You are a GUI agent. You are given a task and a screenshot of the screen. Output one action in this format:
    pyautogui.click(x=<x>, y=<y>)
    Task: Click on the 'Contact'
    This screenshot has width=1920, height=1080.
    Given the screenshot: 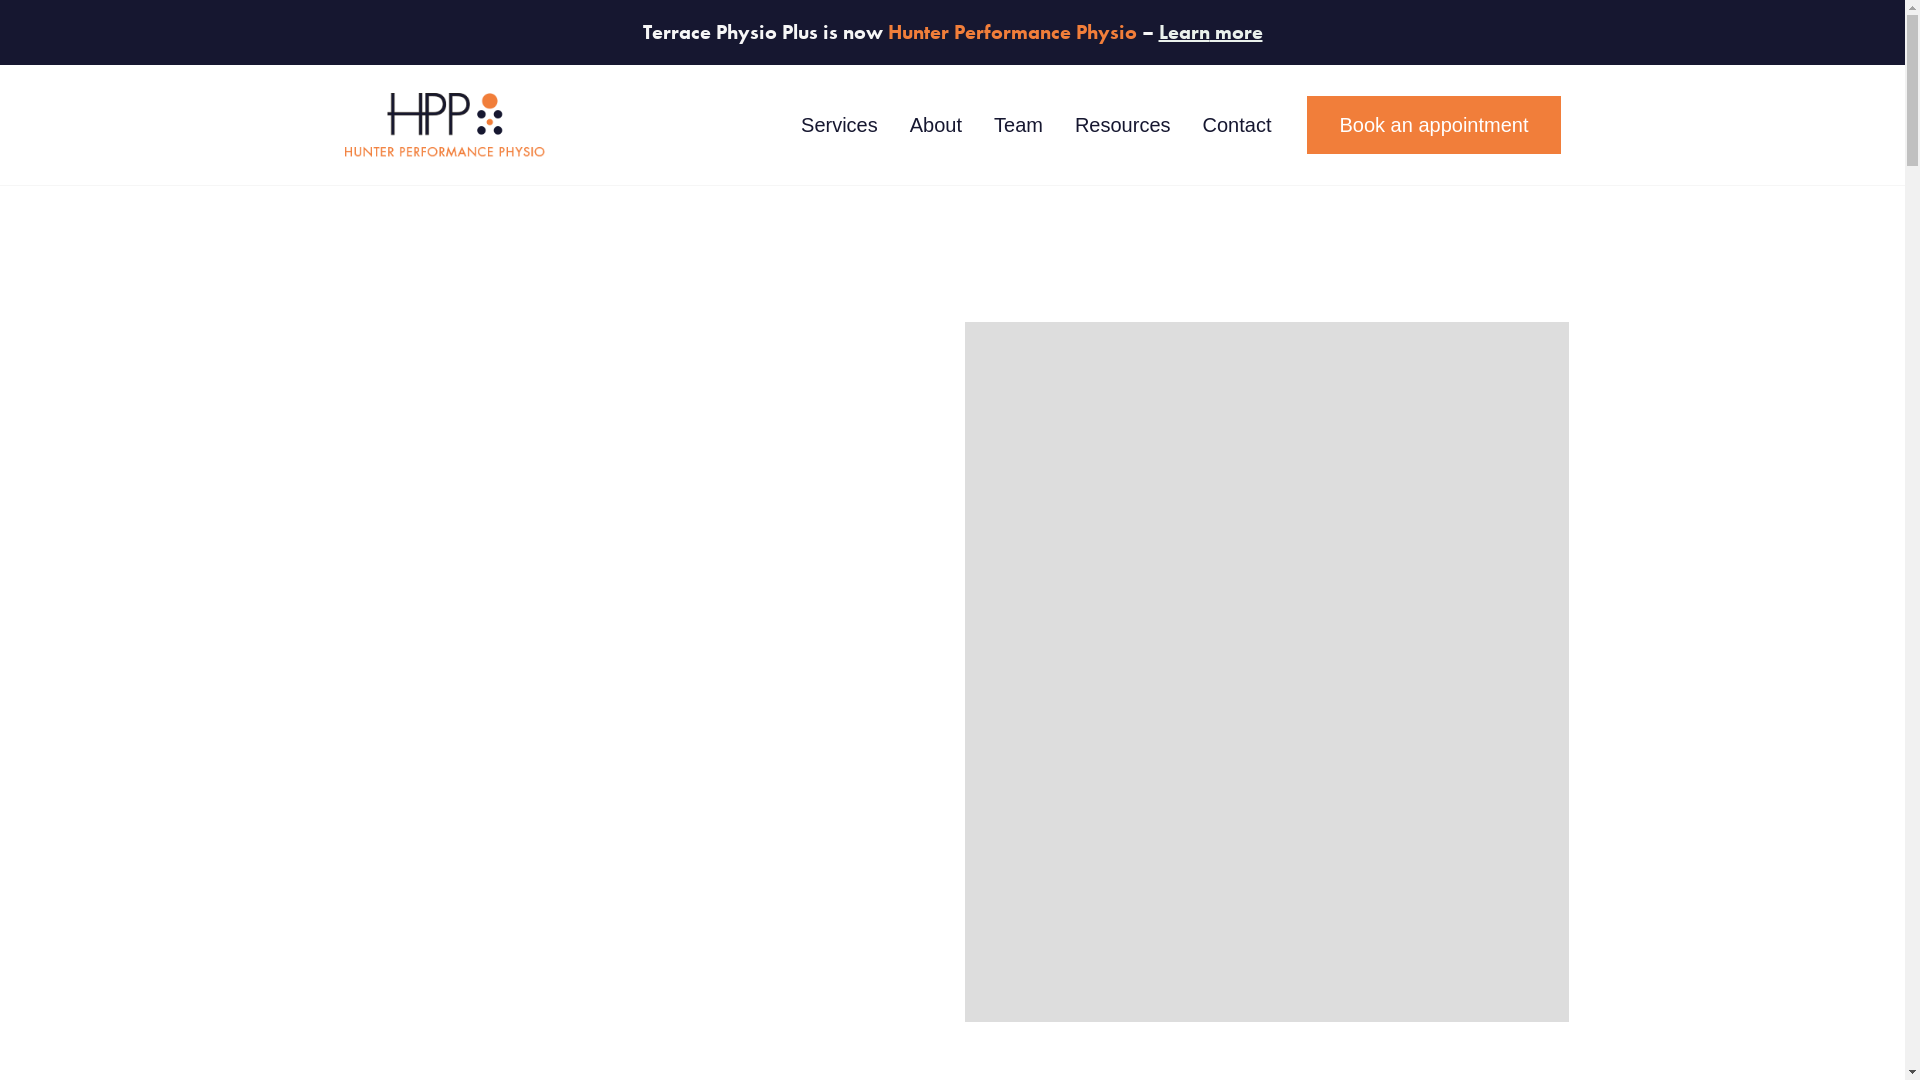 What is the action you would take?
    pyautogui.click(x=1236, y=125)
    